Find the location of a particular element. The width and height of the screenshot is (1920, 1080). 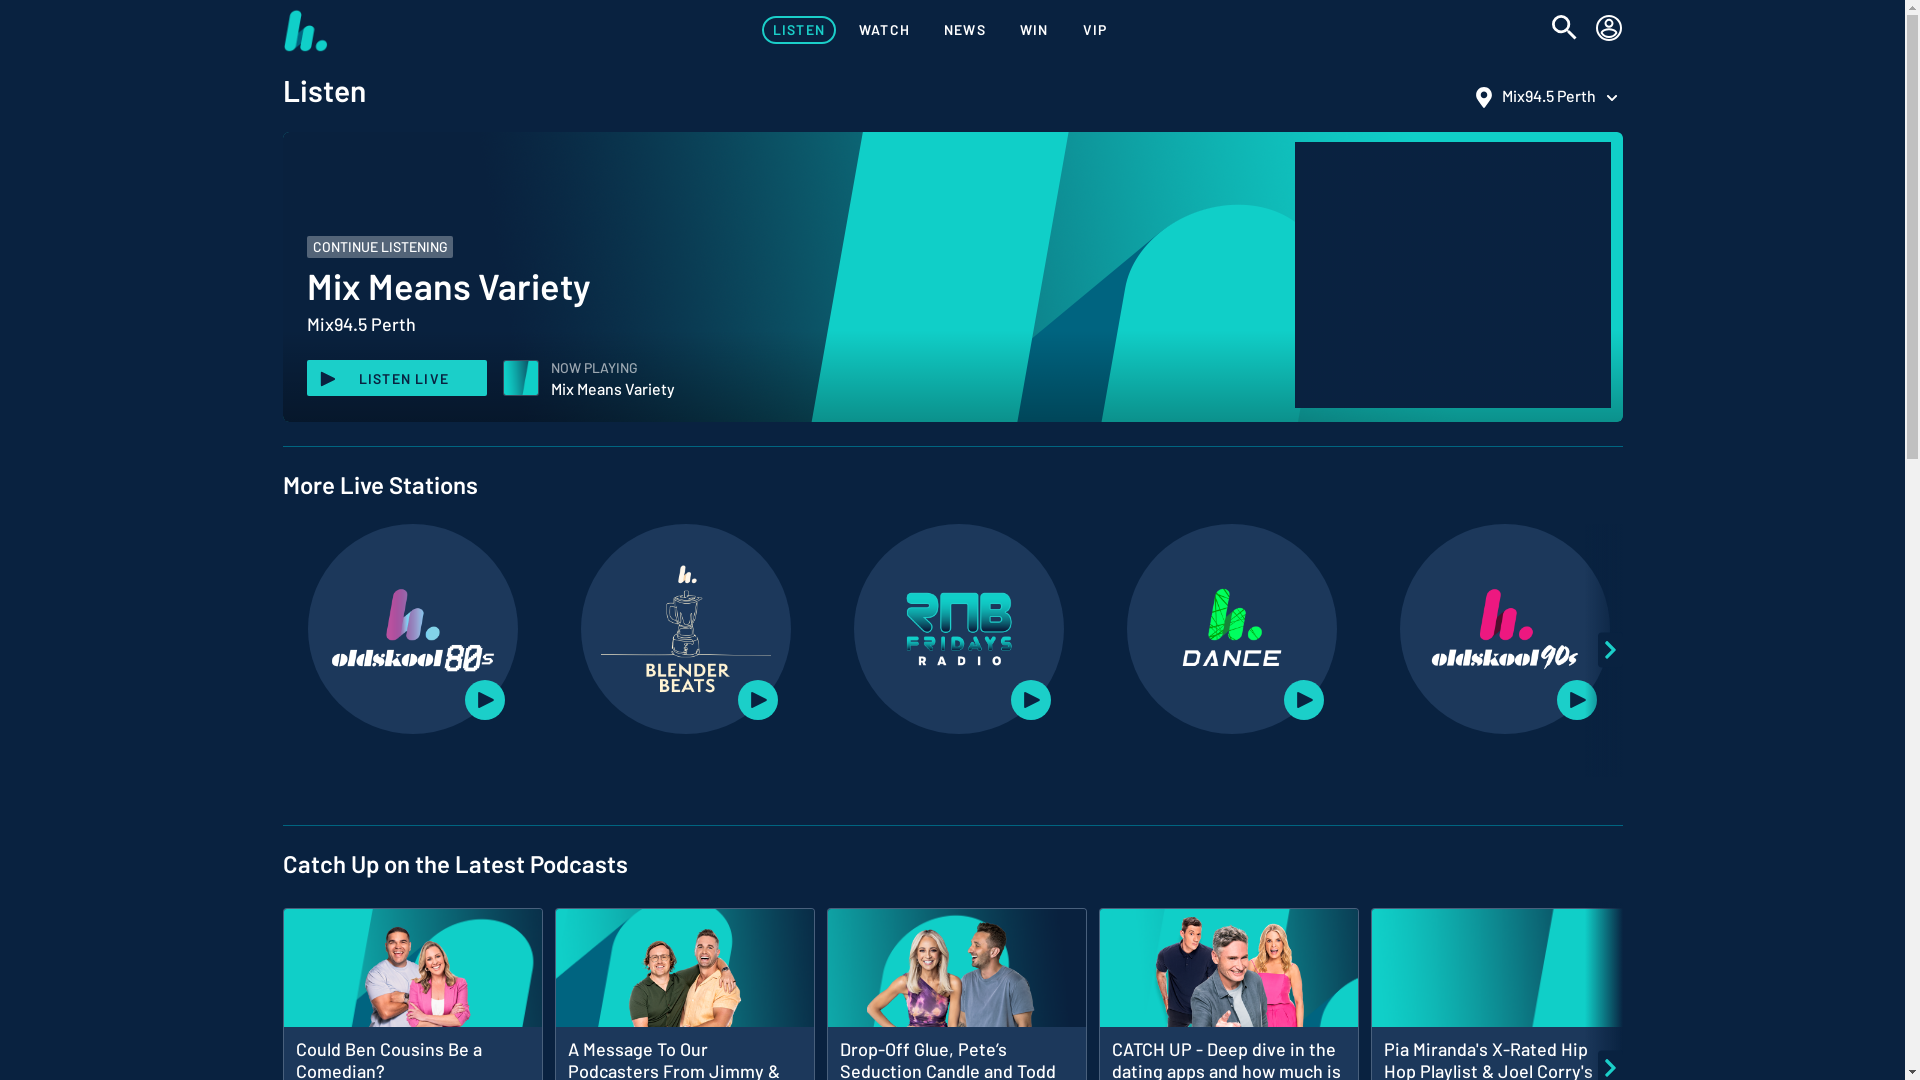

'Jimmy & Nath ' is located at coordinates (684, 979).